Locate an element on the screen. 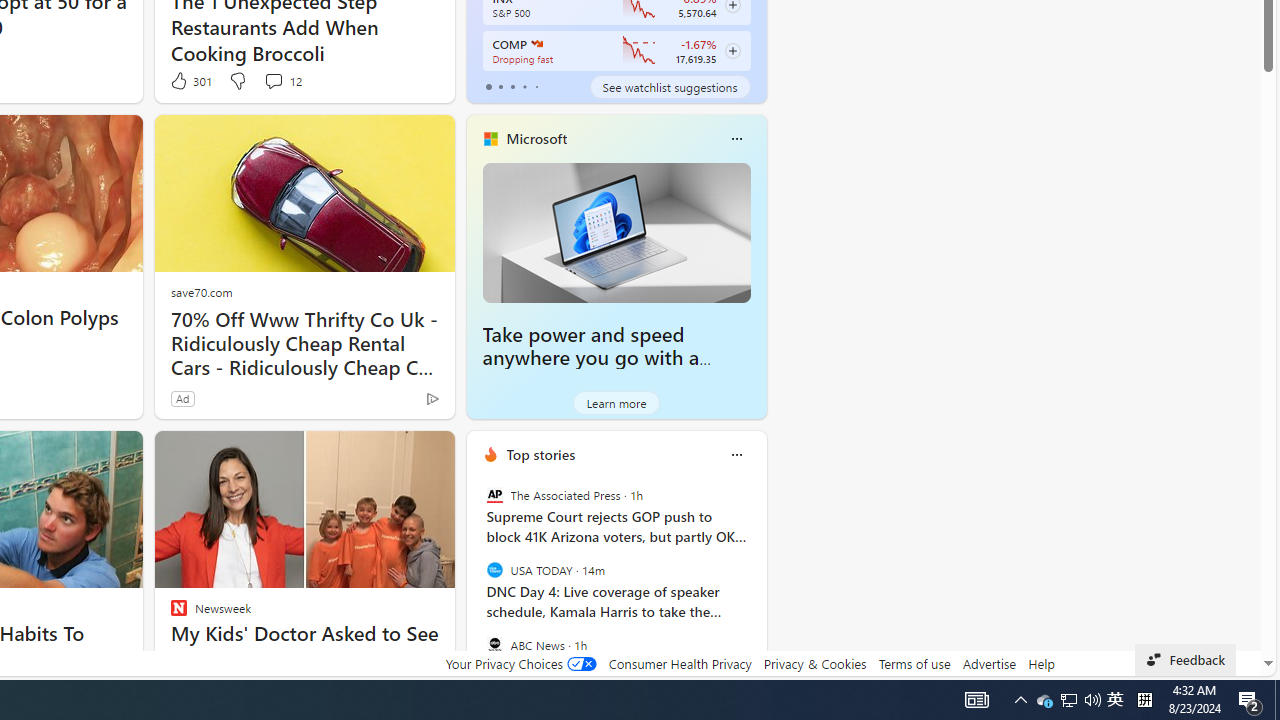  'Take power and speed anywhere you go with a Windows laptop.' is located at coordinates (615, 231).